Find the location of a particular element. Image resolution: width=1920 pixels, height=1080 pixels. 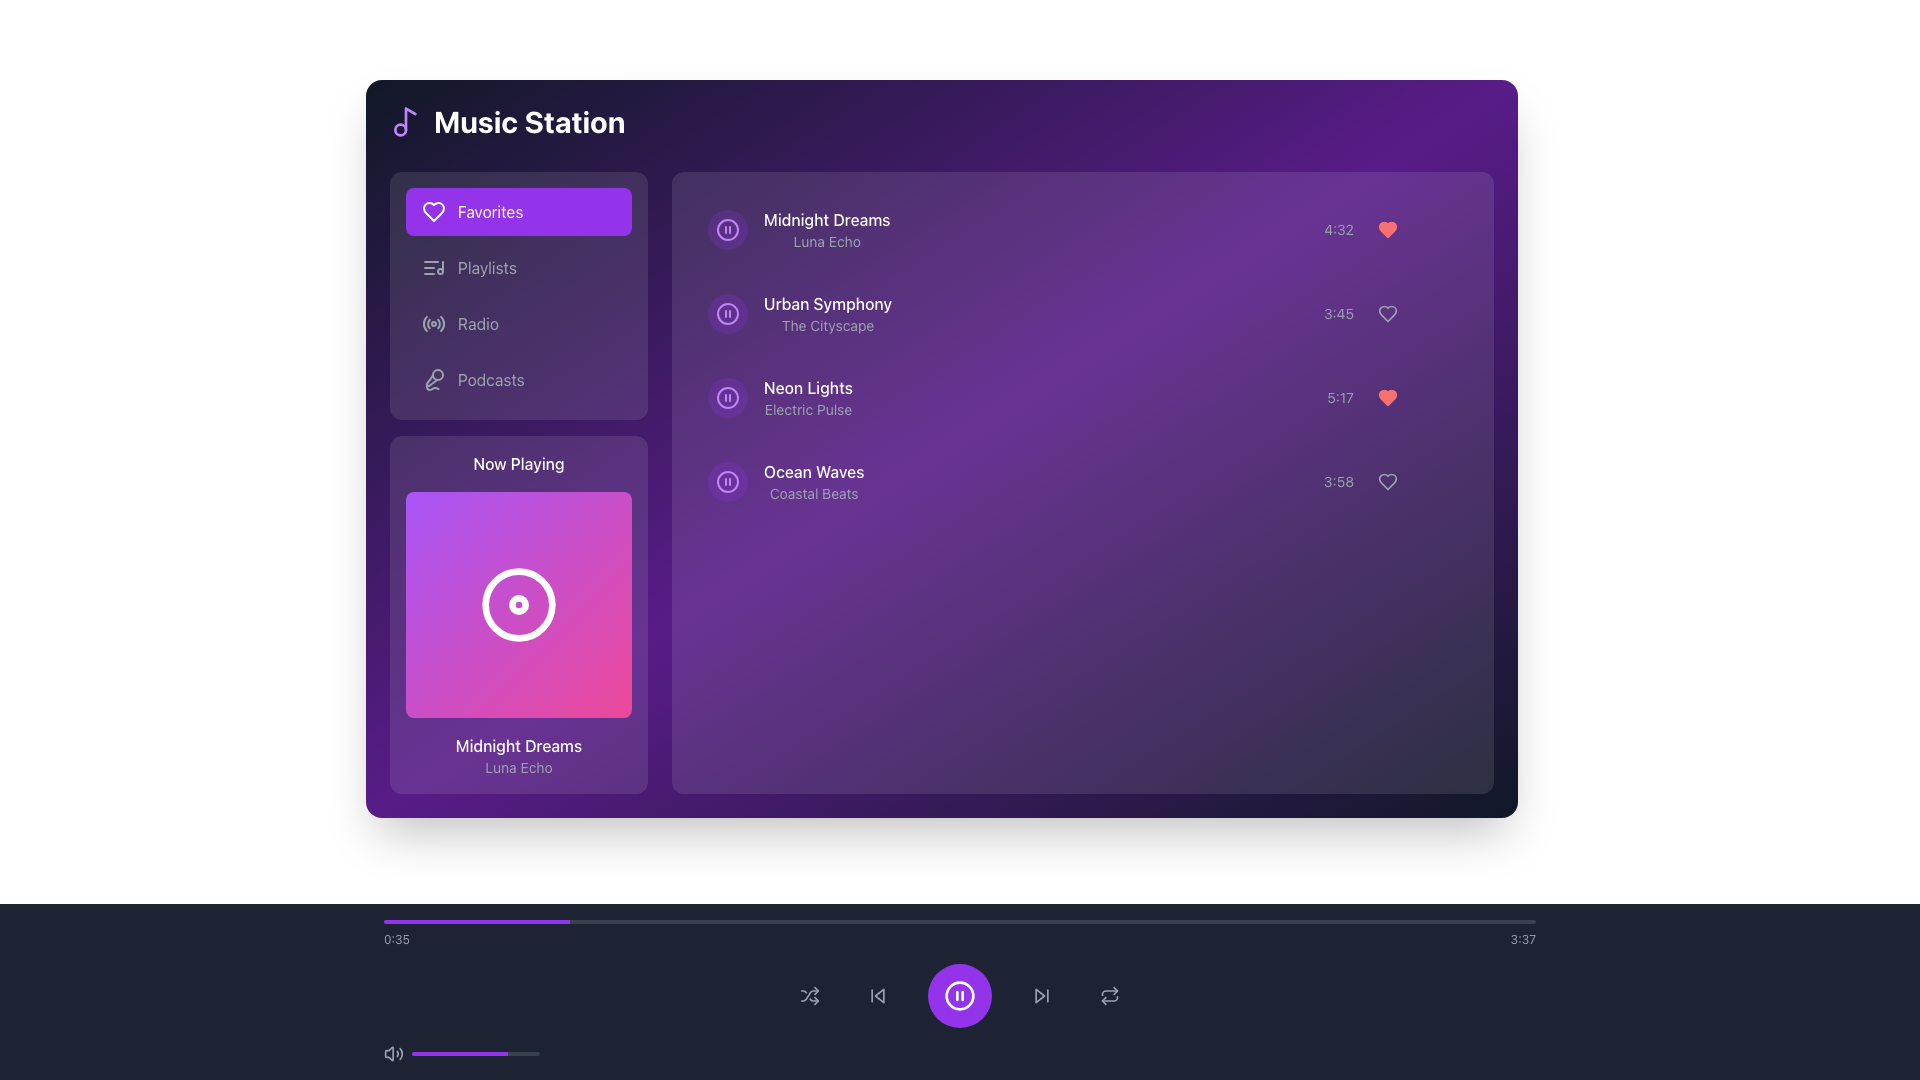

the left-facing double arrow button is located at coordinates (878, 995).